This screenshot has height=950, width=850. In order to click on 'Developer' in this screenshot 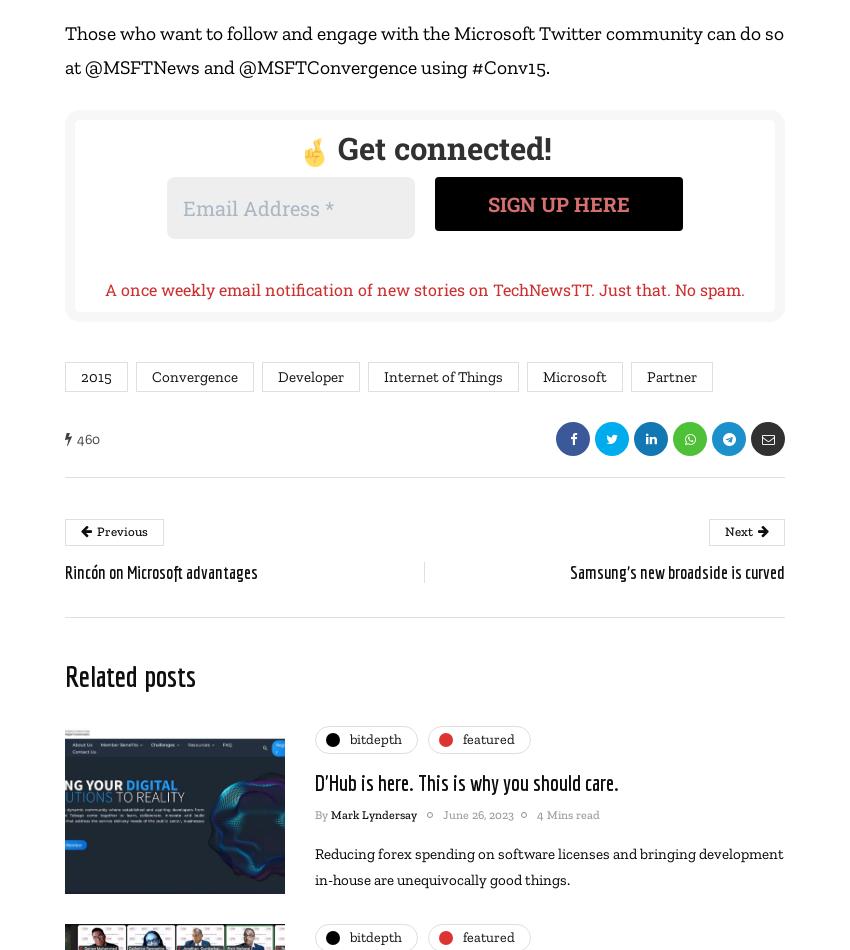, I will do `click(277, 375)`.